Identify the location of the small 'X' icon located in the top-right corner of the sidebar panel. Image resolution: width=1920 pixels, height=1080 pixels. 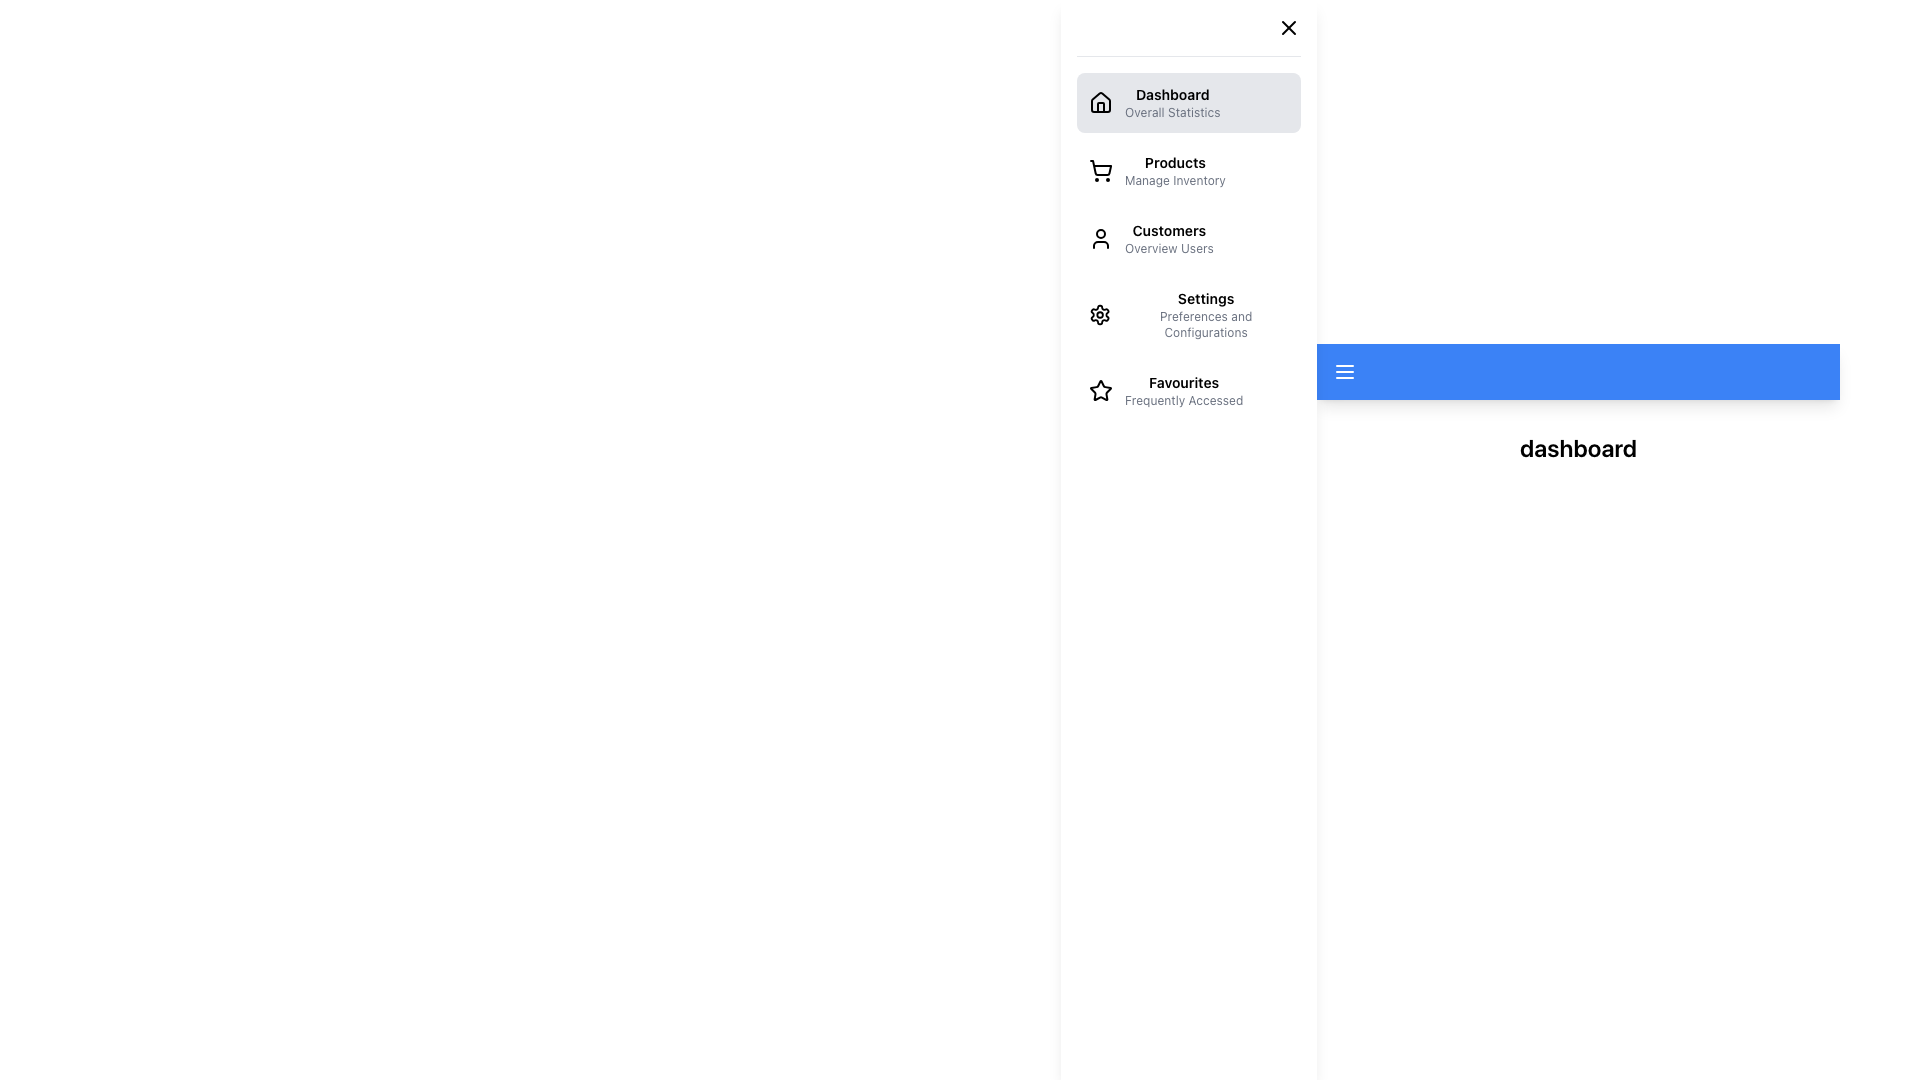
(1289, 27).